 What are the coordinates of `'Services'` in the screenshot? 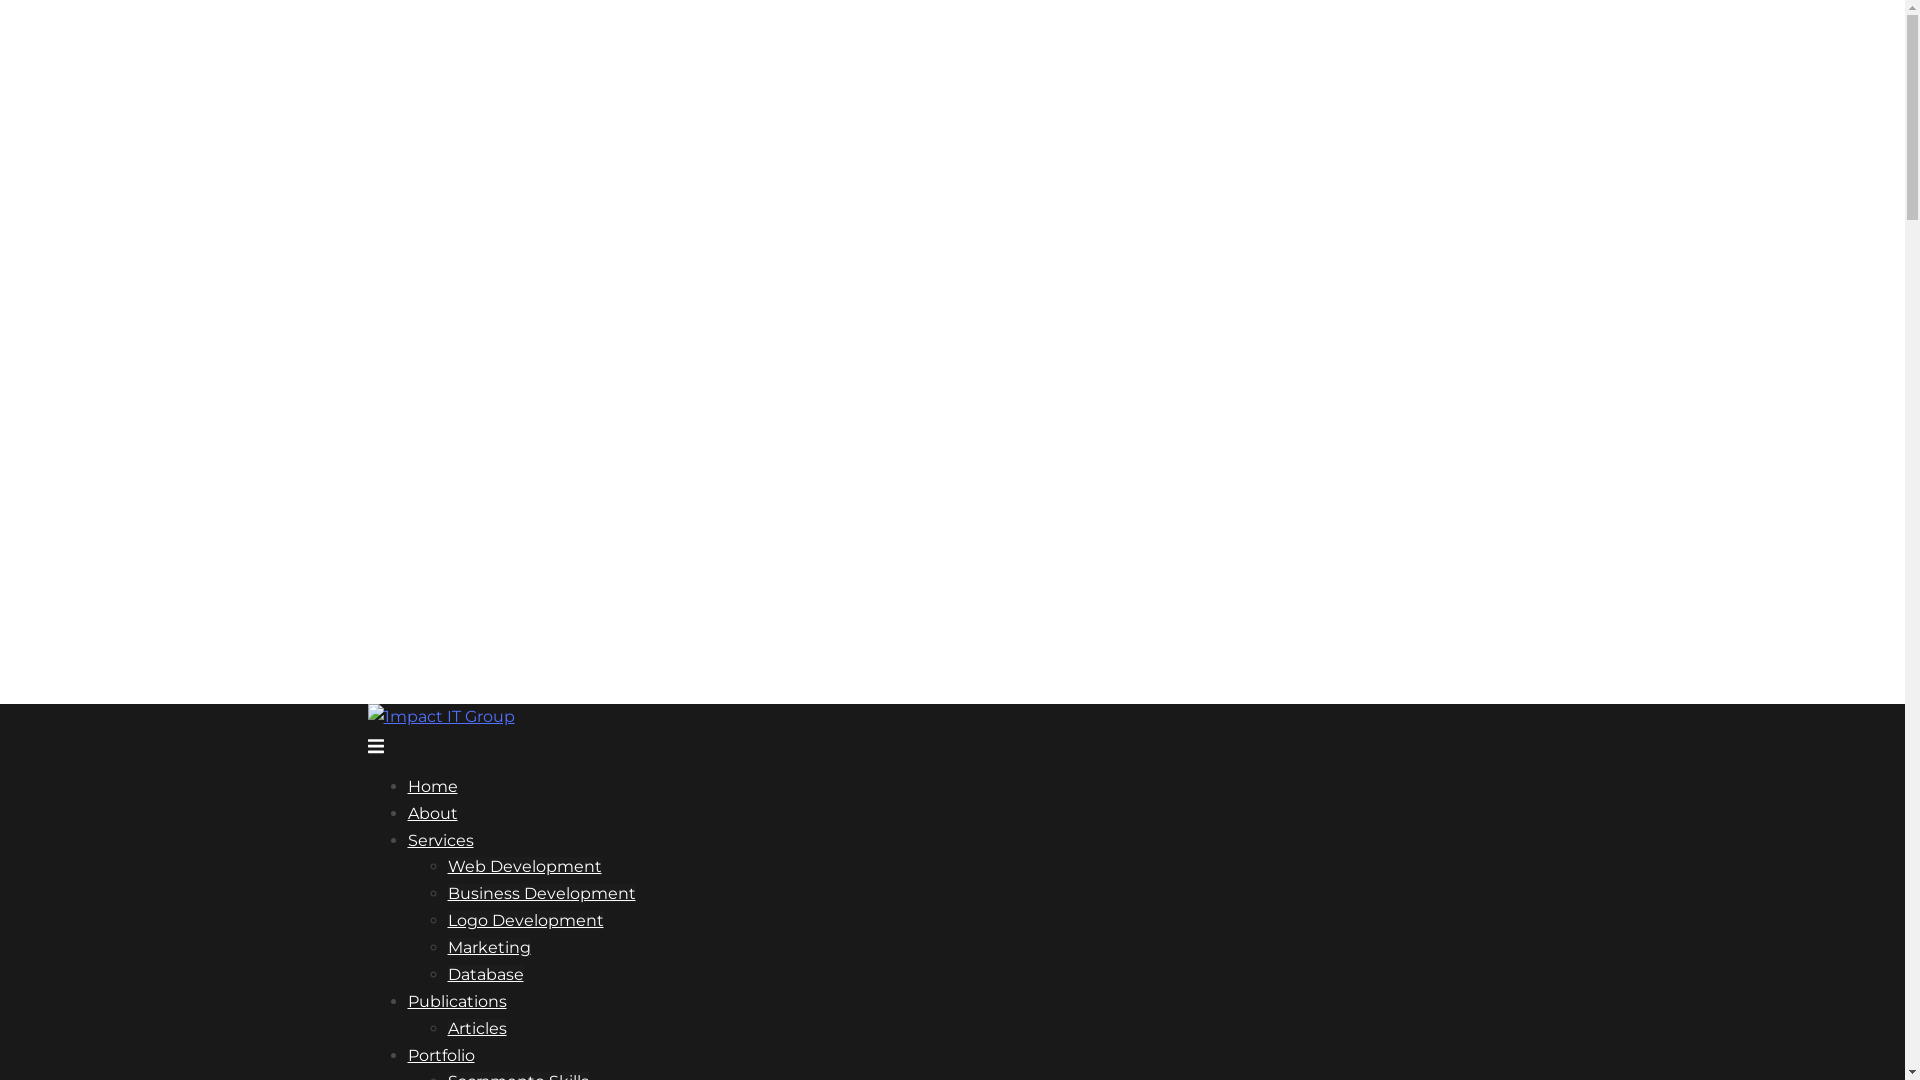 It's located at (407, 839).